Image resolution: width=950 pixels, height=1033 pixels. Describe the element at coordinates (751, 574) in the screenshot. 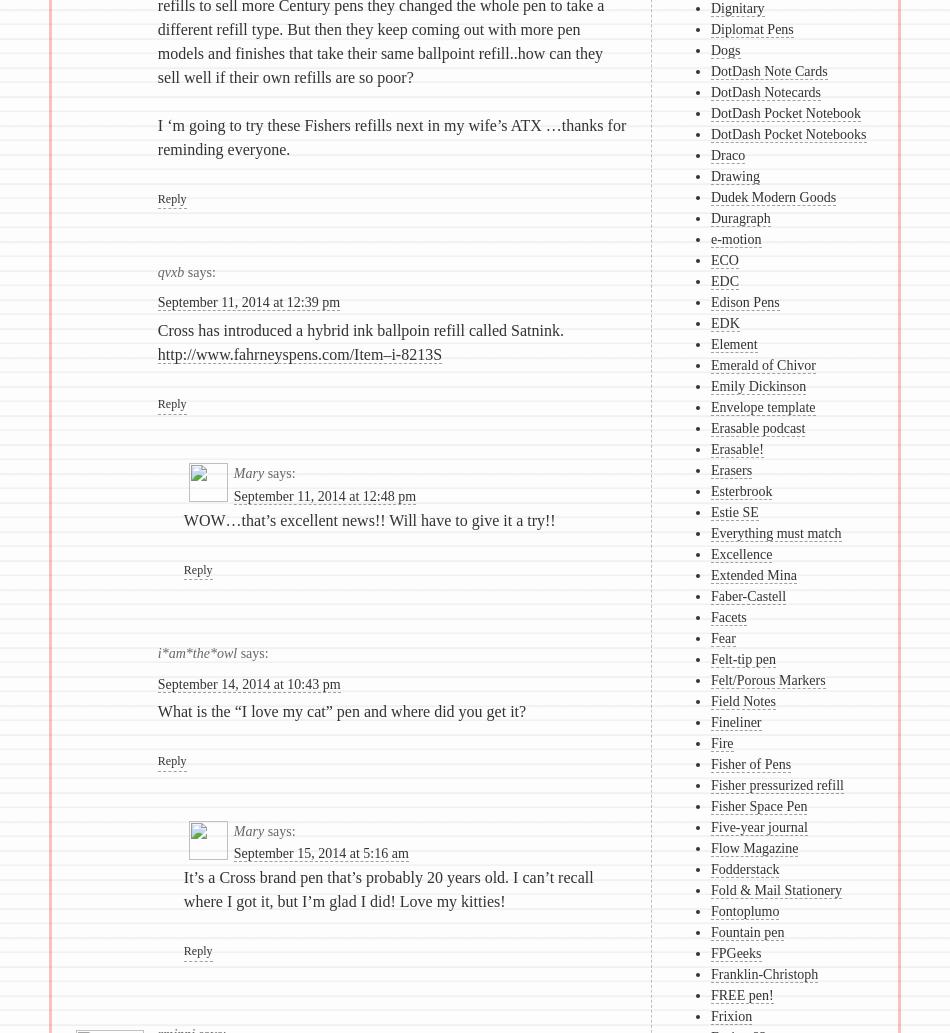

I see `'Extended Mina'` at that location.